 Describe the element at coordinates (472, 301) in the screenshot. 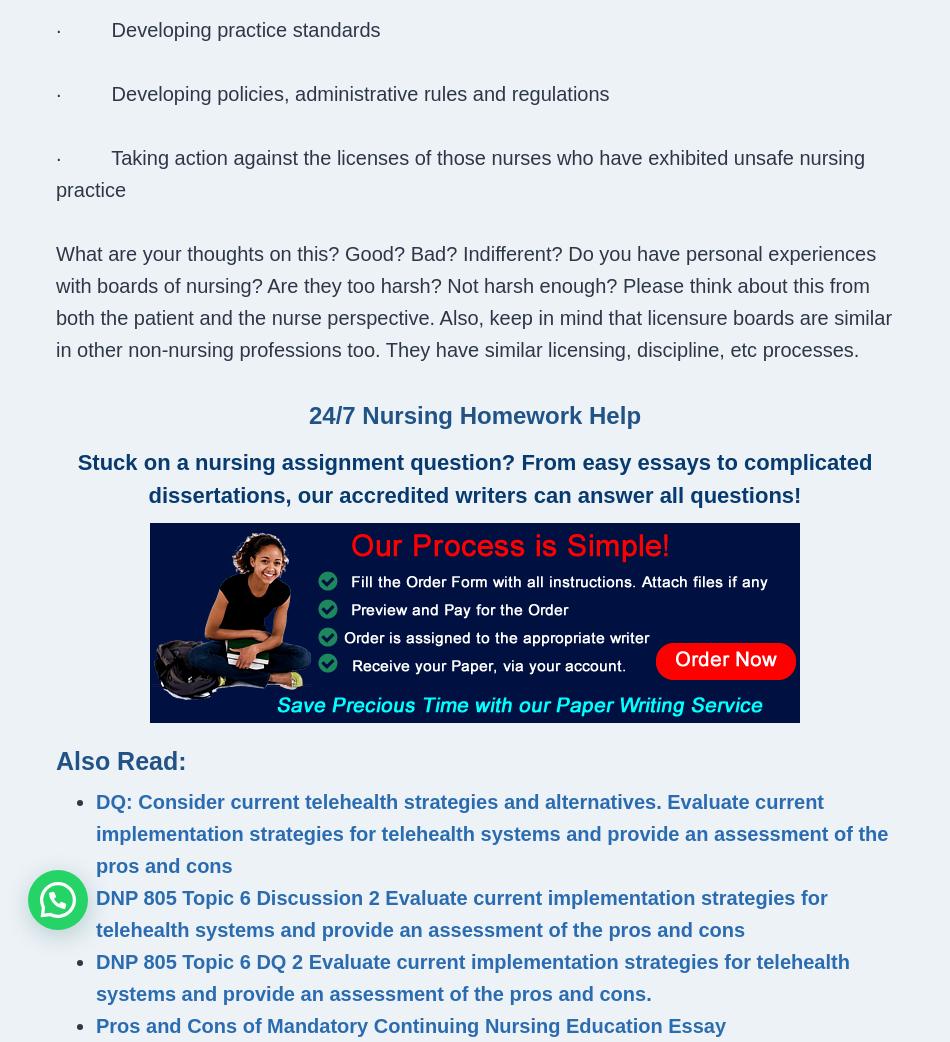

I see `'What are your thoughts on this? Good? Bad? Indifferent? Do you have personal experiences with boards of nursing? Are they too harsh? Not harsh enough? Please think about this from both the patient and the nurse perspective. Also, keep in mind that licensure boards are similar in other non-nursing professions too. They have similar licensing, discipline, etc processes.'` at that location.